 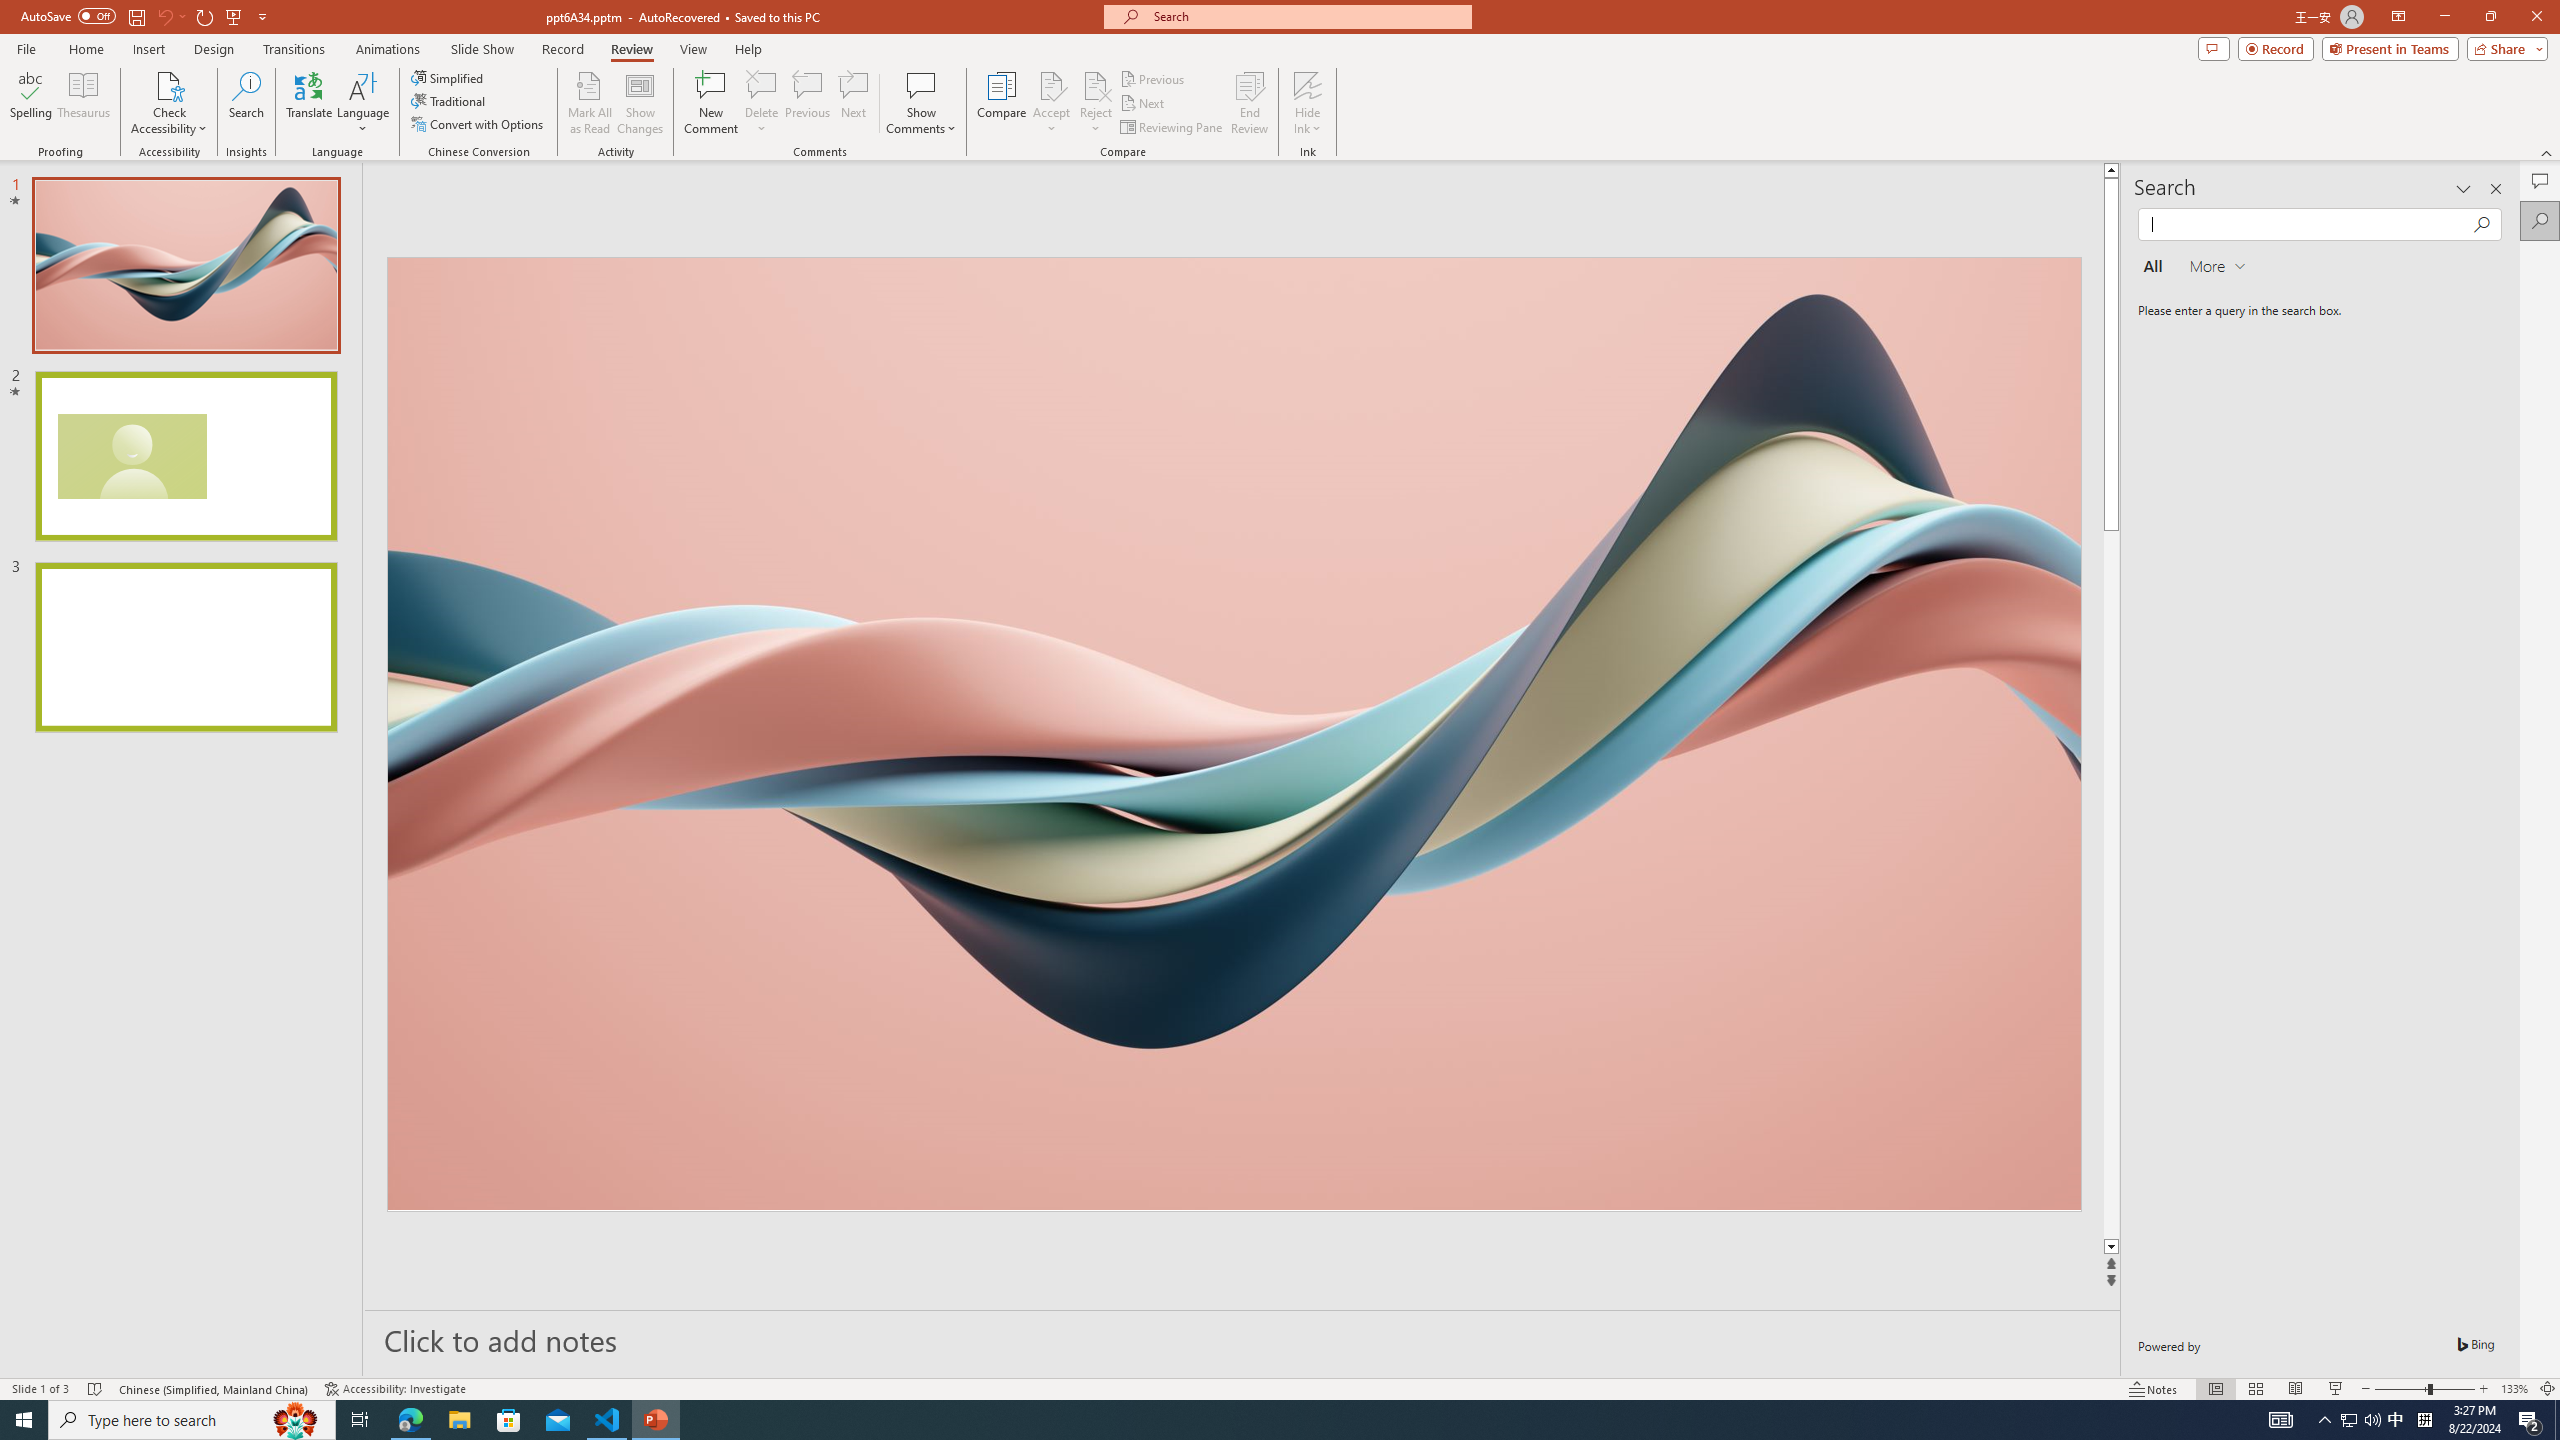 What do you see at coordinates (709, 103) in the screenshot?
I see `'New Comment'` at bounding box center [709, 103].